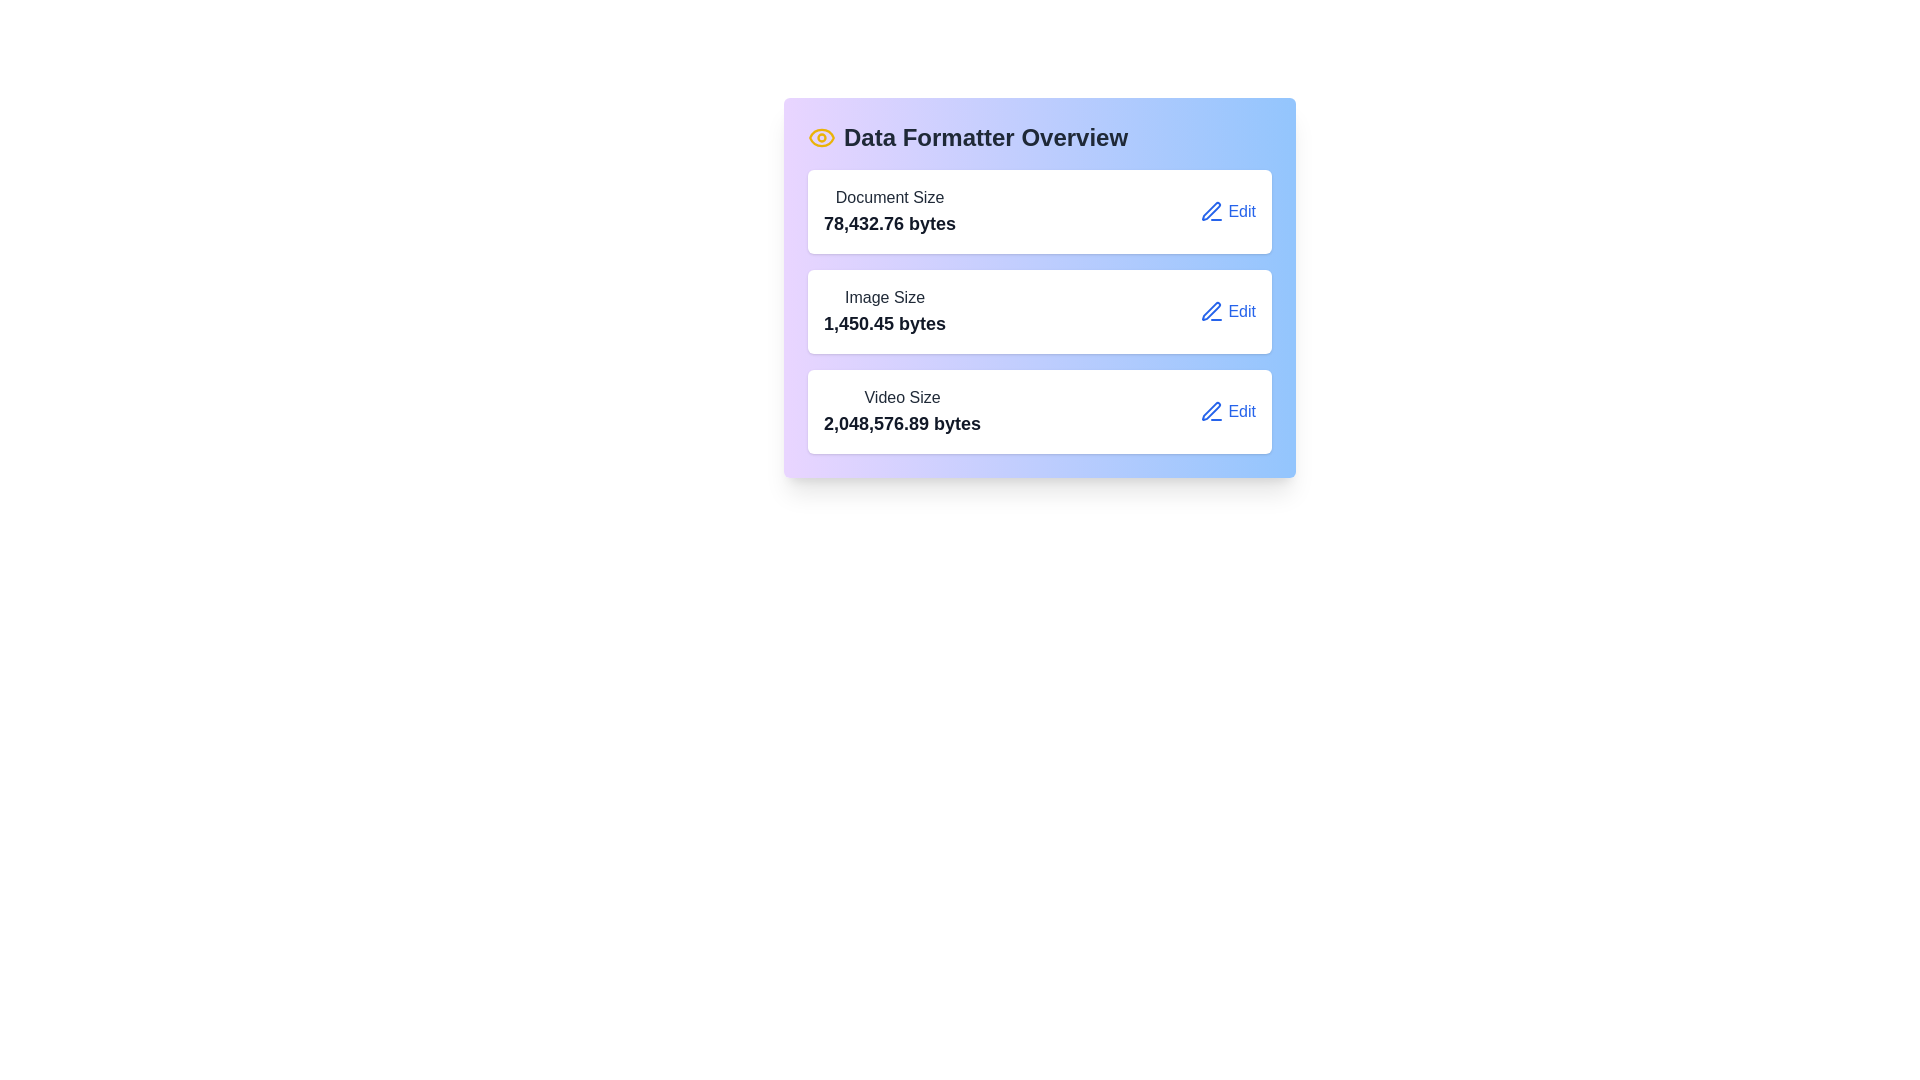 The height and width of the screenshot is (1080, 1920). What do you see at coordinates (901, 411) in the screenshot?
I see `the Text Display Component that shows the size of a video file in bytes, located between the 'Image Size' item and the 'Edit' button` at bounding box center [901, 411].